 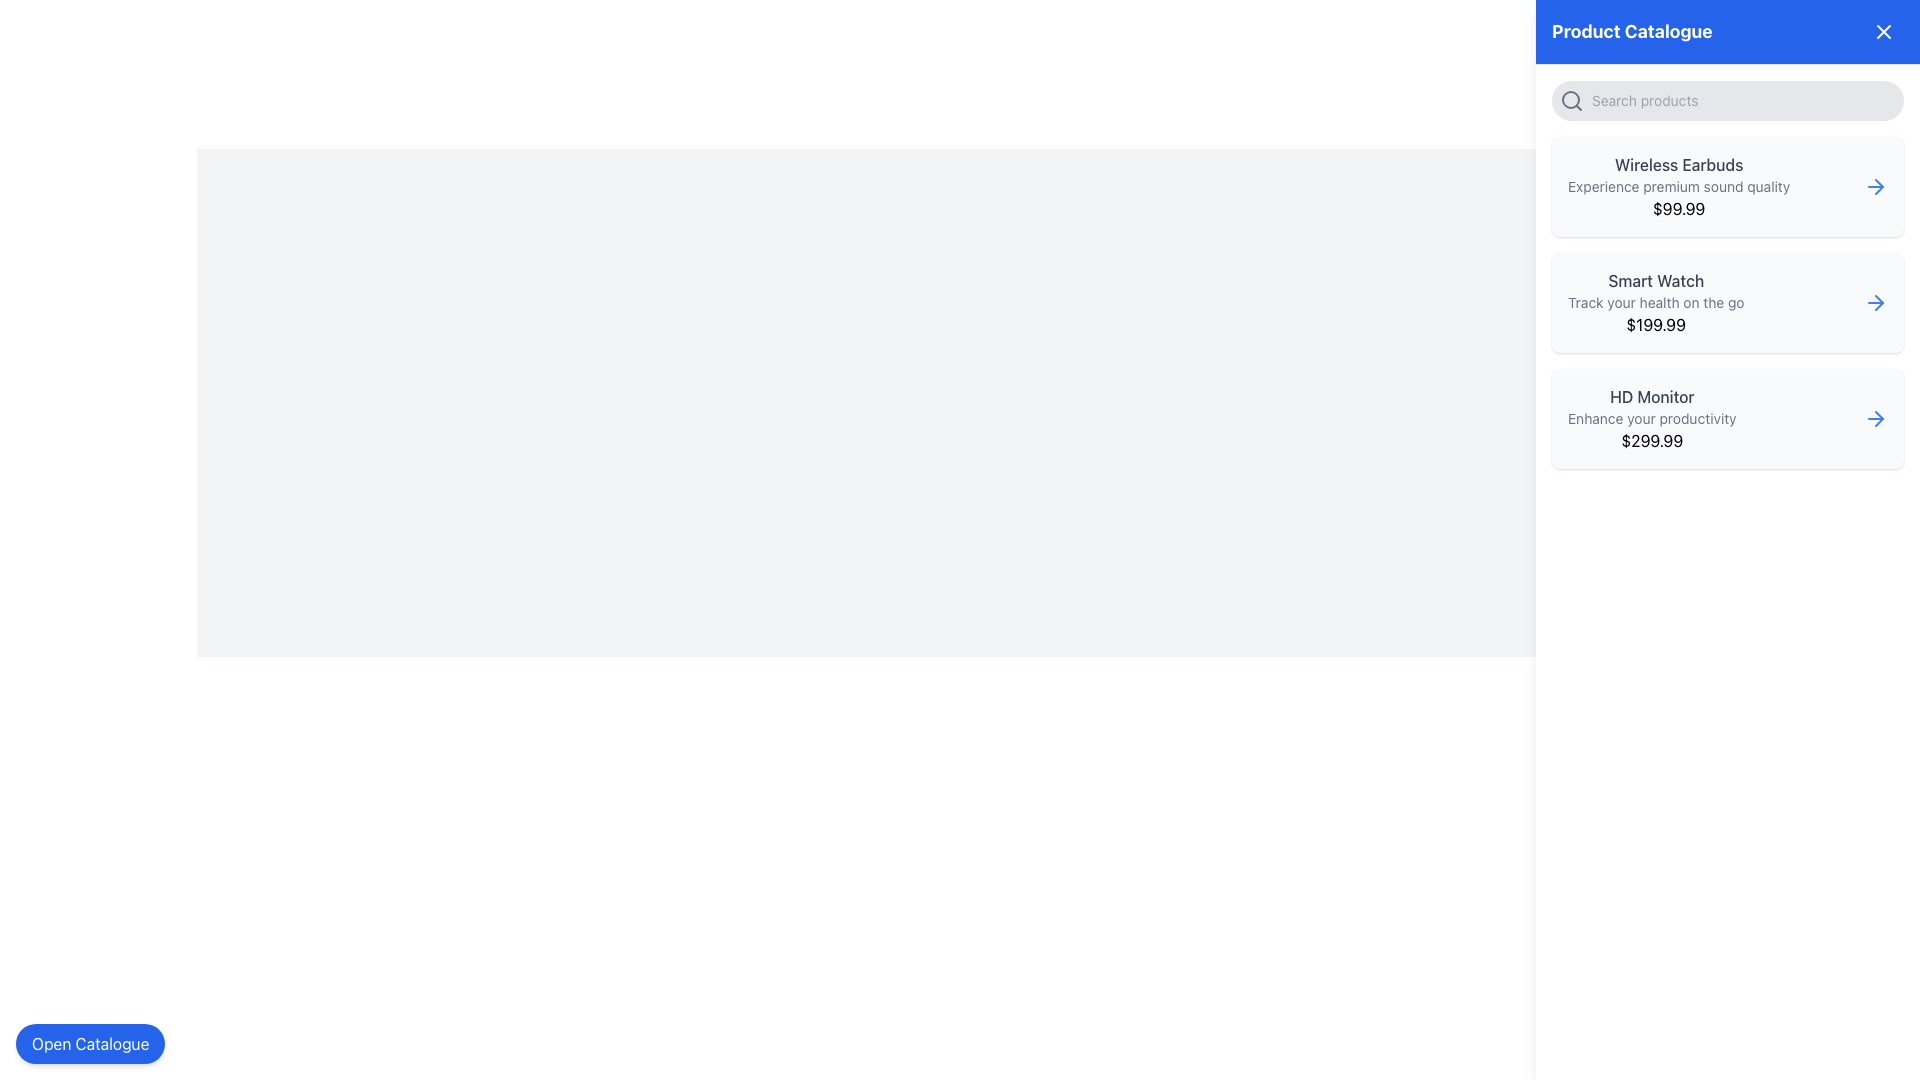 What do you see at coordinates (1875, 418) in the screenshot?
I see `the right-pointing arrow icon with a thin blue outline located next to the 'HD Monitor' text in the 'Product Catalogue' section` at bounding box center [1875, 418].